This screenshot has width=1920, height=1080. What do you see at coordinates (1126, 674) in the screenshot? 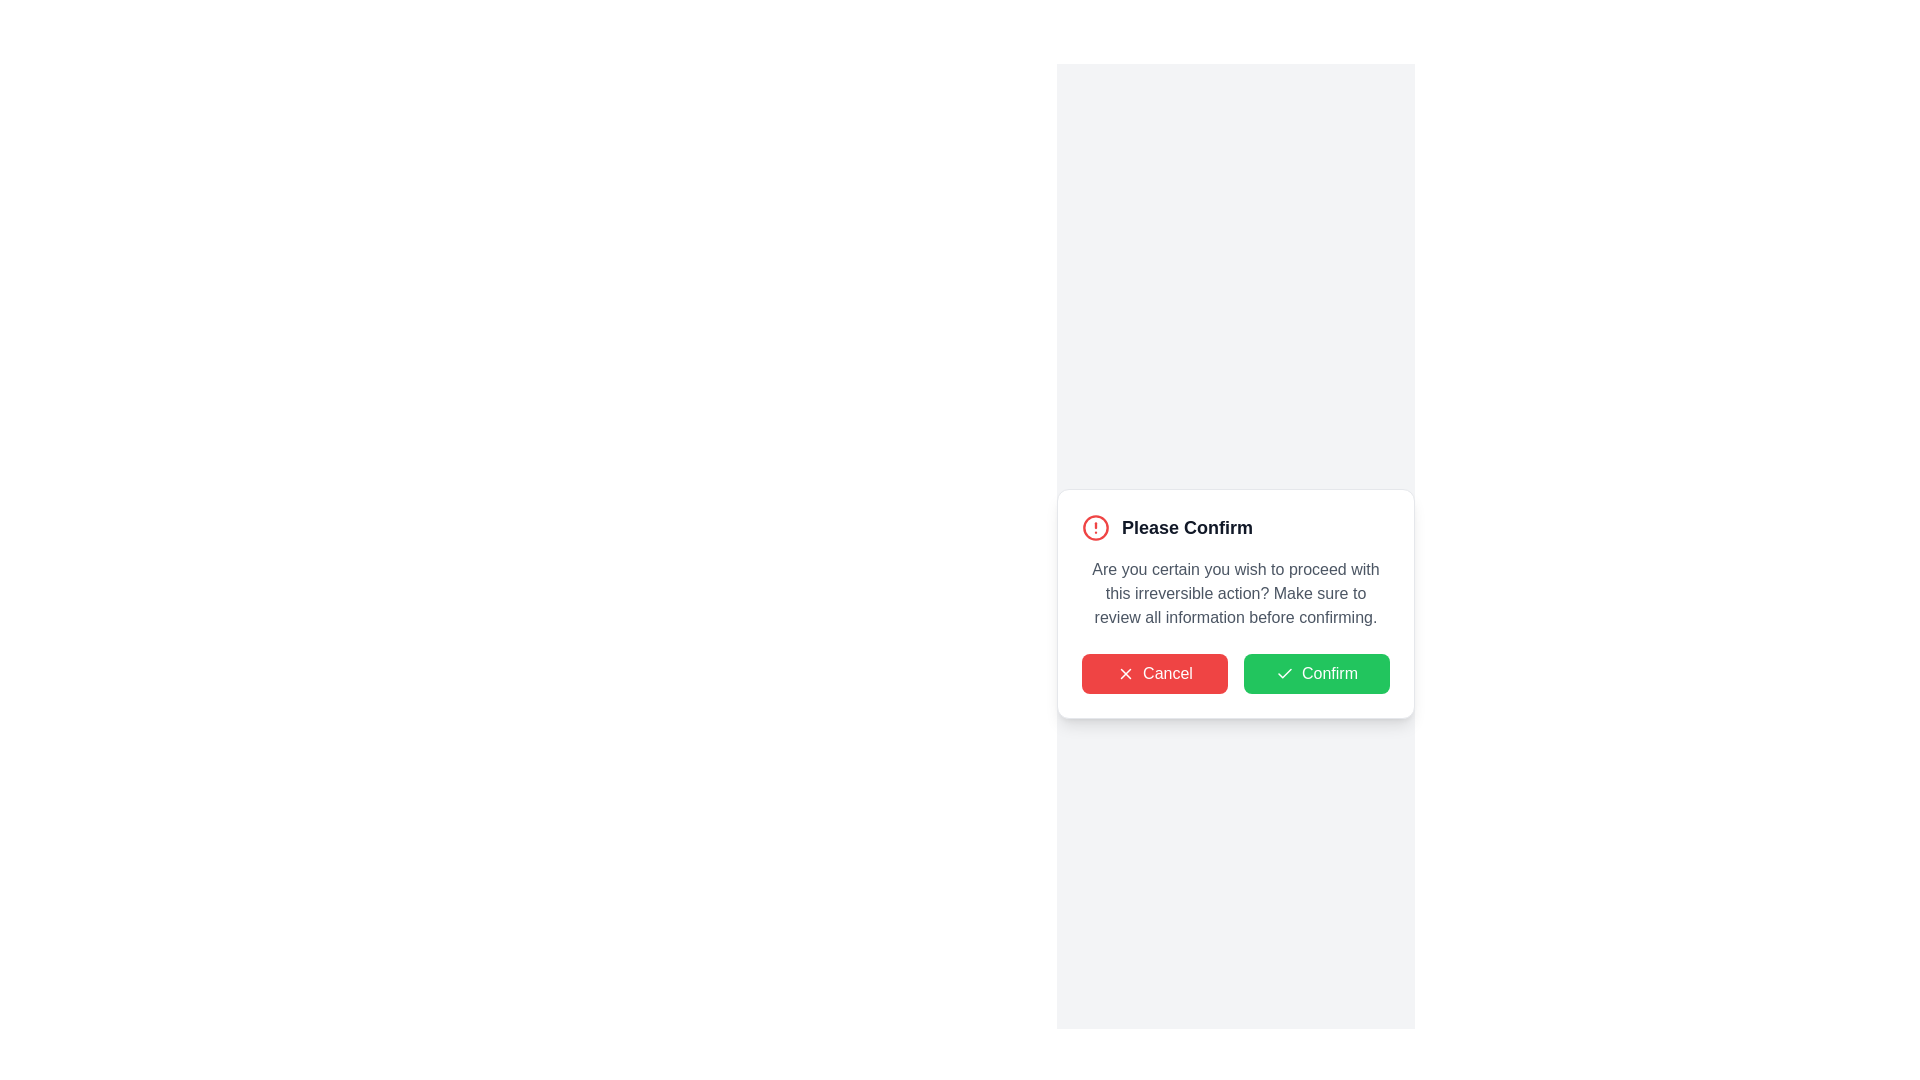
I see `the red 'Cancel' button containing the red 'X' icon used for cancellation` at bounding box center [1126, 674].